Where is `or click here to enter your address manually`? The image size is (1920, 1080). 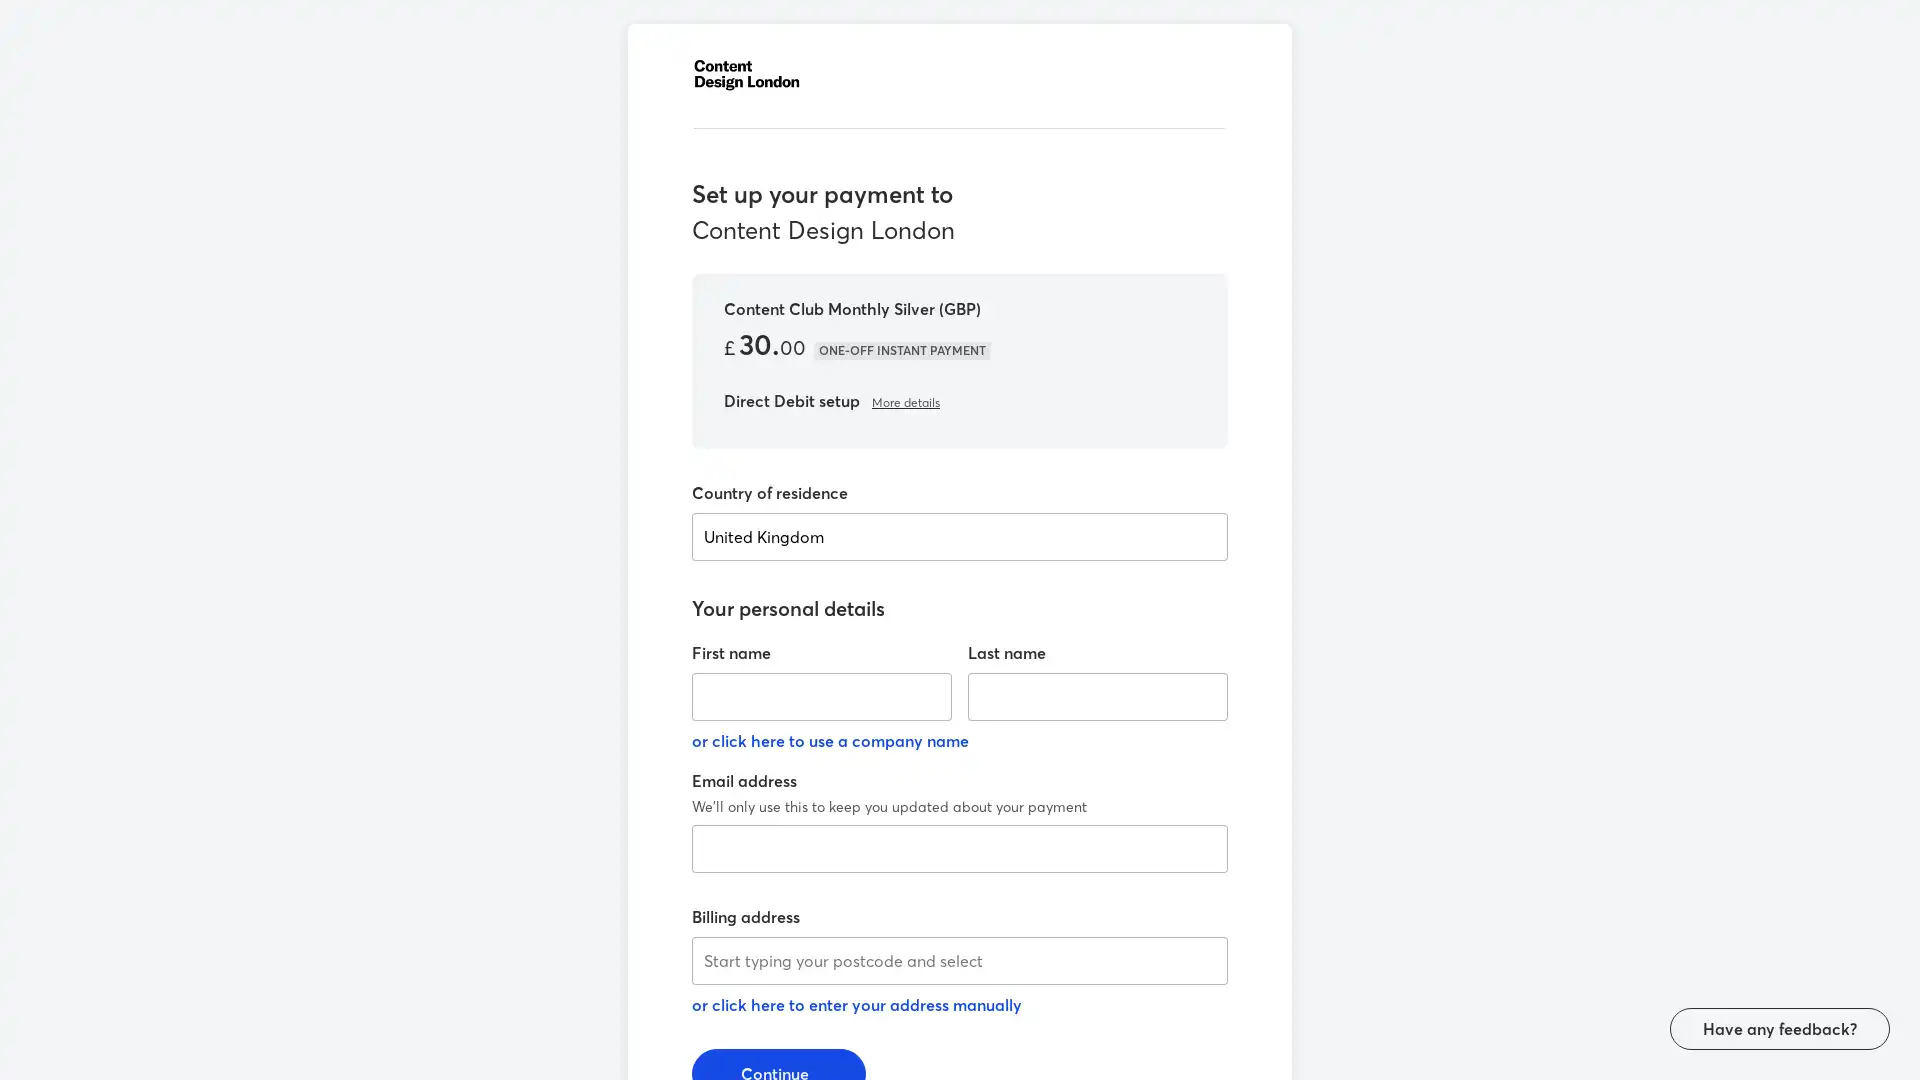 or click here to enter your address manually is located at coordinates (857, 1001).